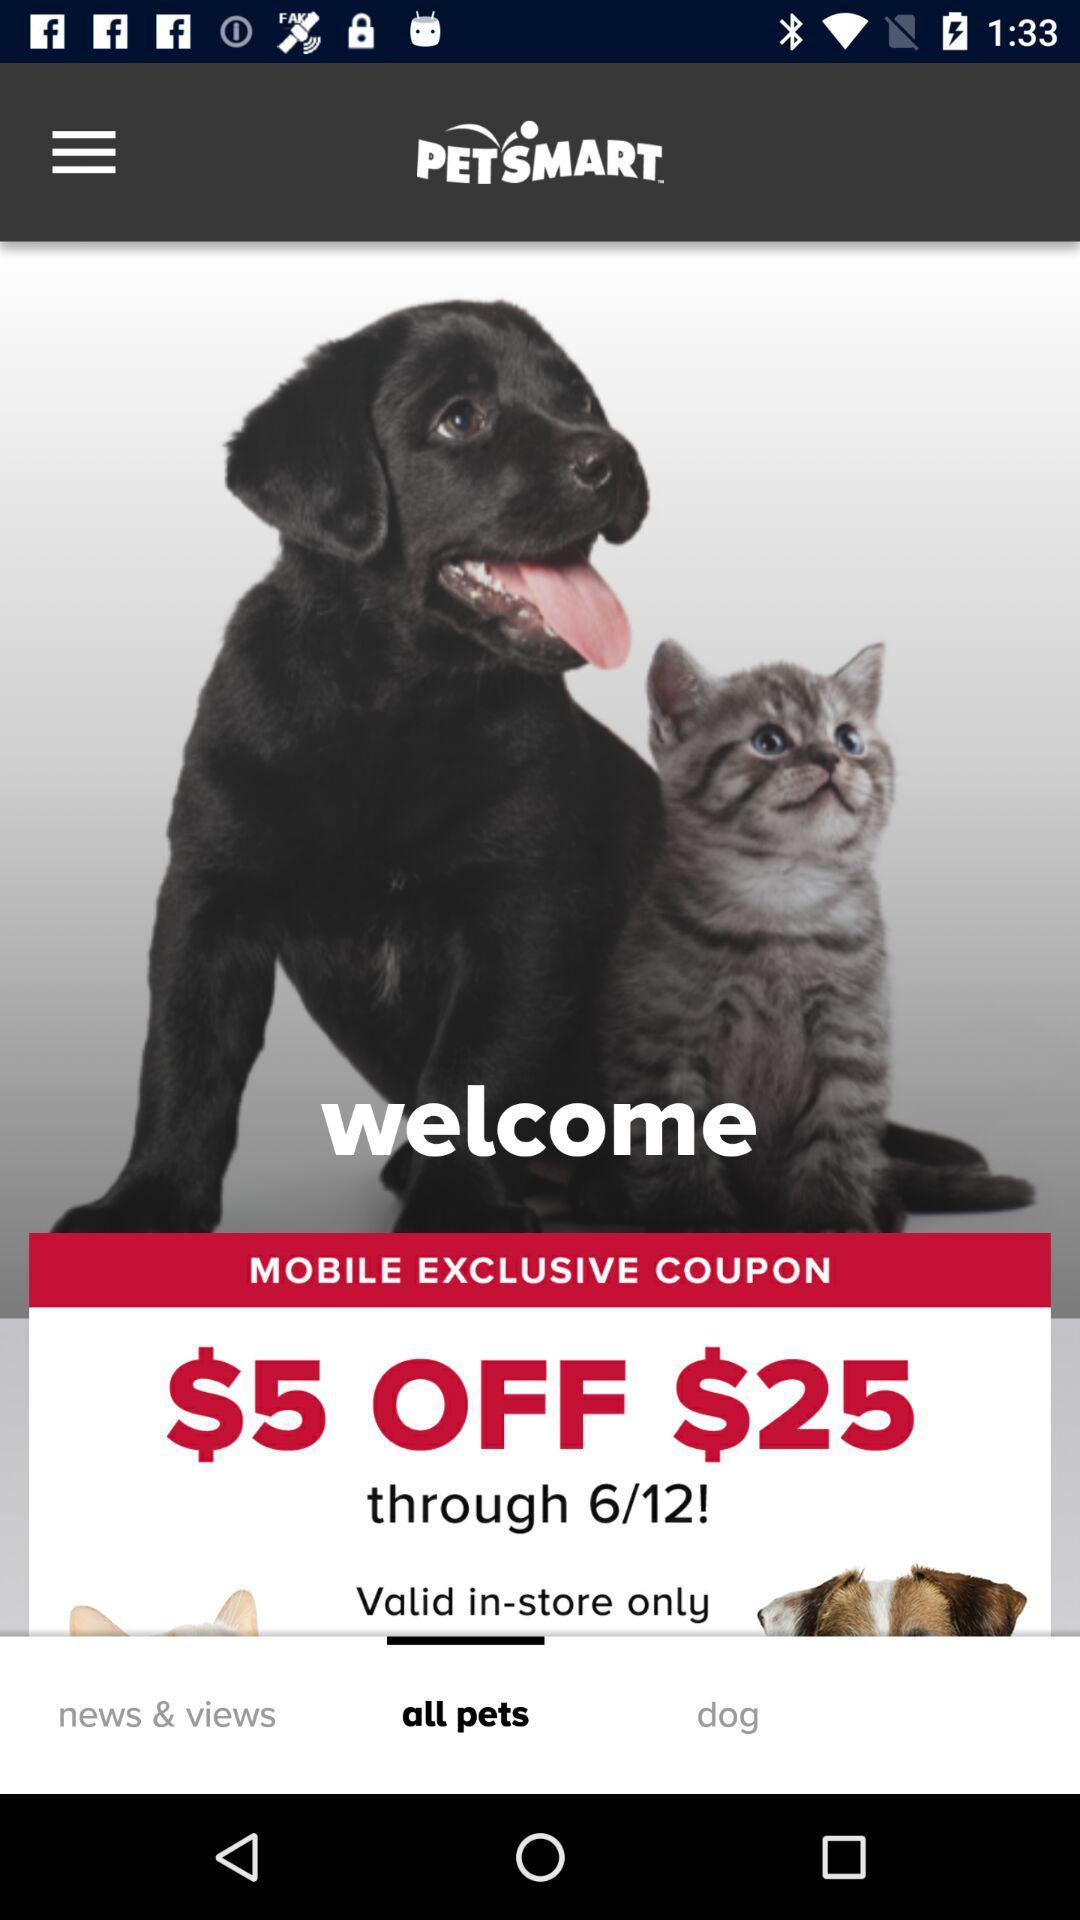  What do you see at coordinates (166, 1714) in the screenshot?
I see `icon at the bottom left corner` at bounding box center [166, 1714].